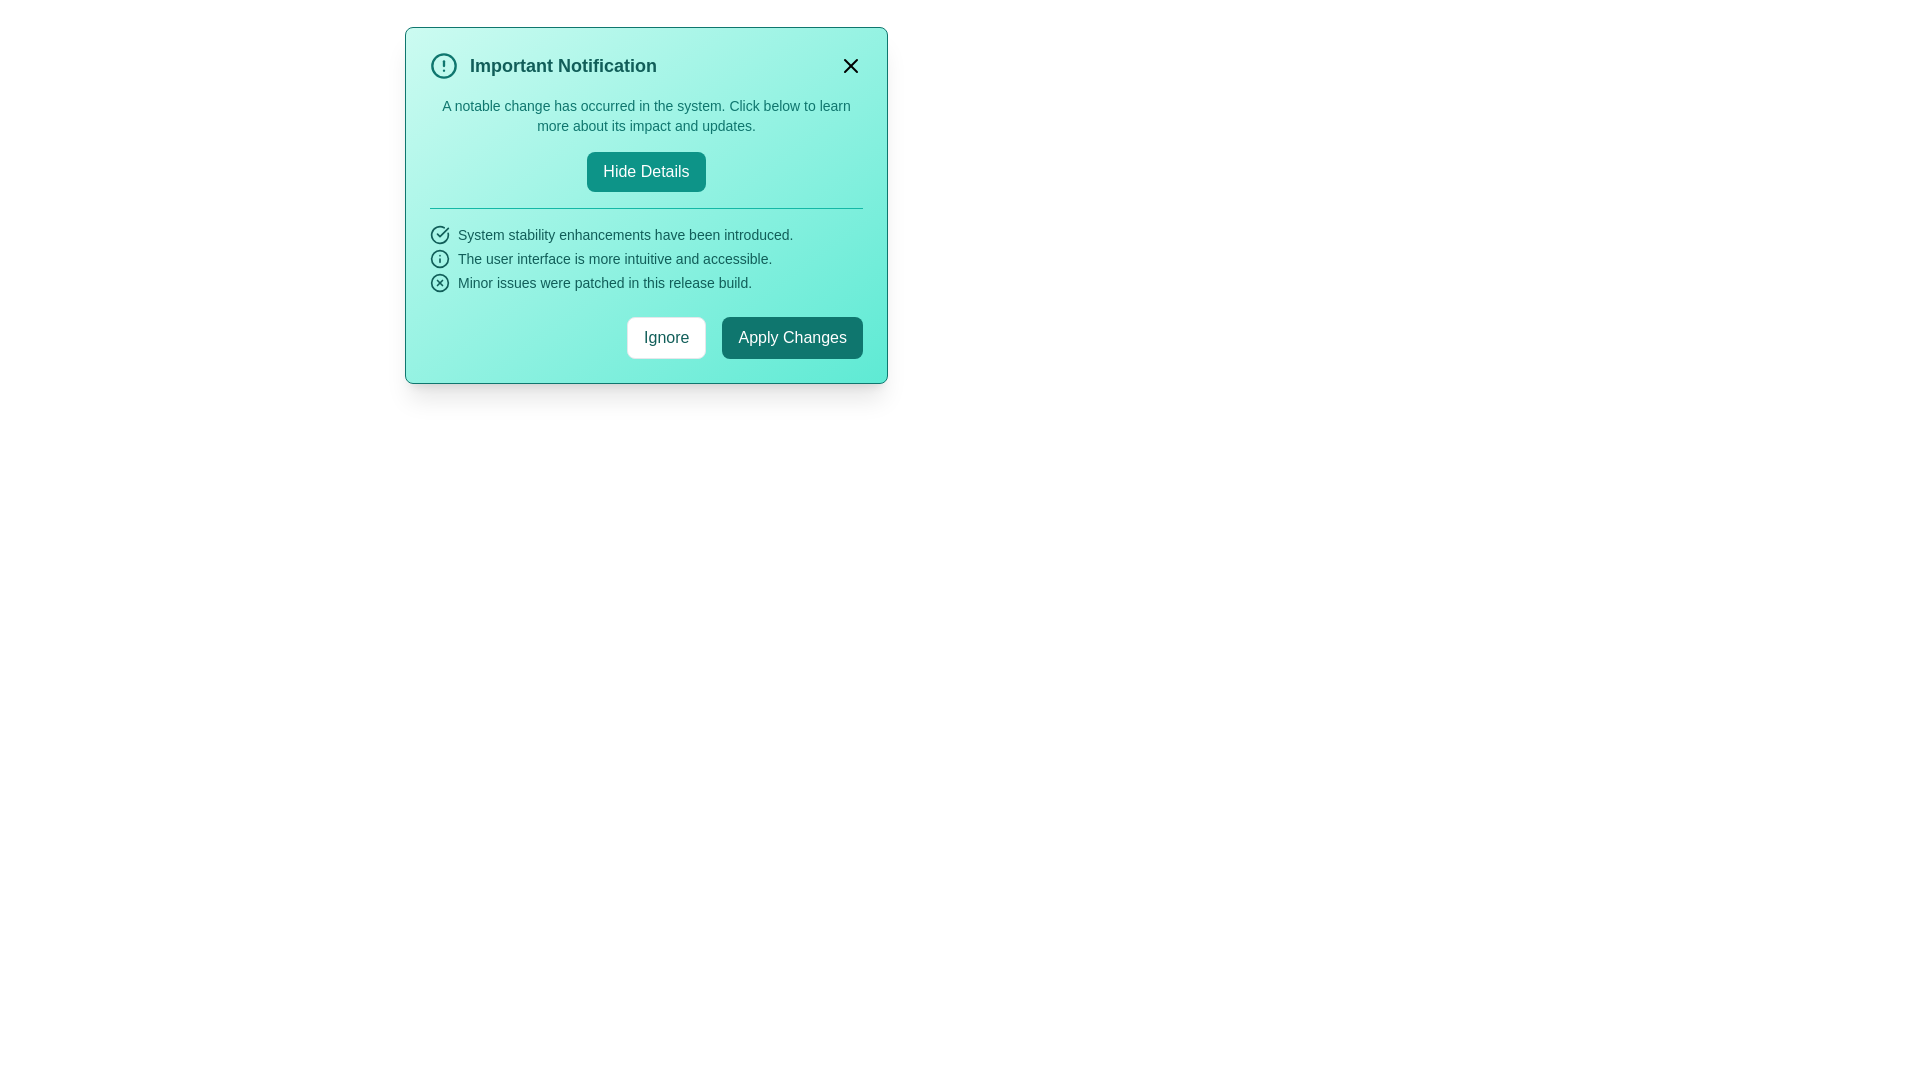  Describe the element at coordinates (646, 257) in the screenshot. I see `the Text Label that states 'The user interface is more intuitive and accessible.' which is styled with a teal font and located in the middle of a vertical list within a teal notification box` at that location.